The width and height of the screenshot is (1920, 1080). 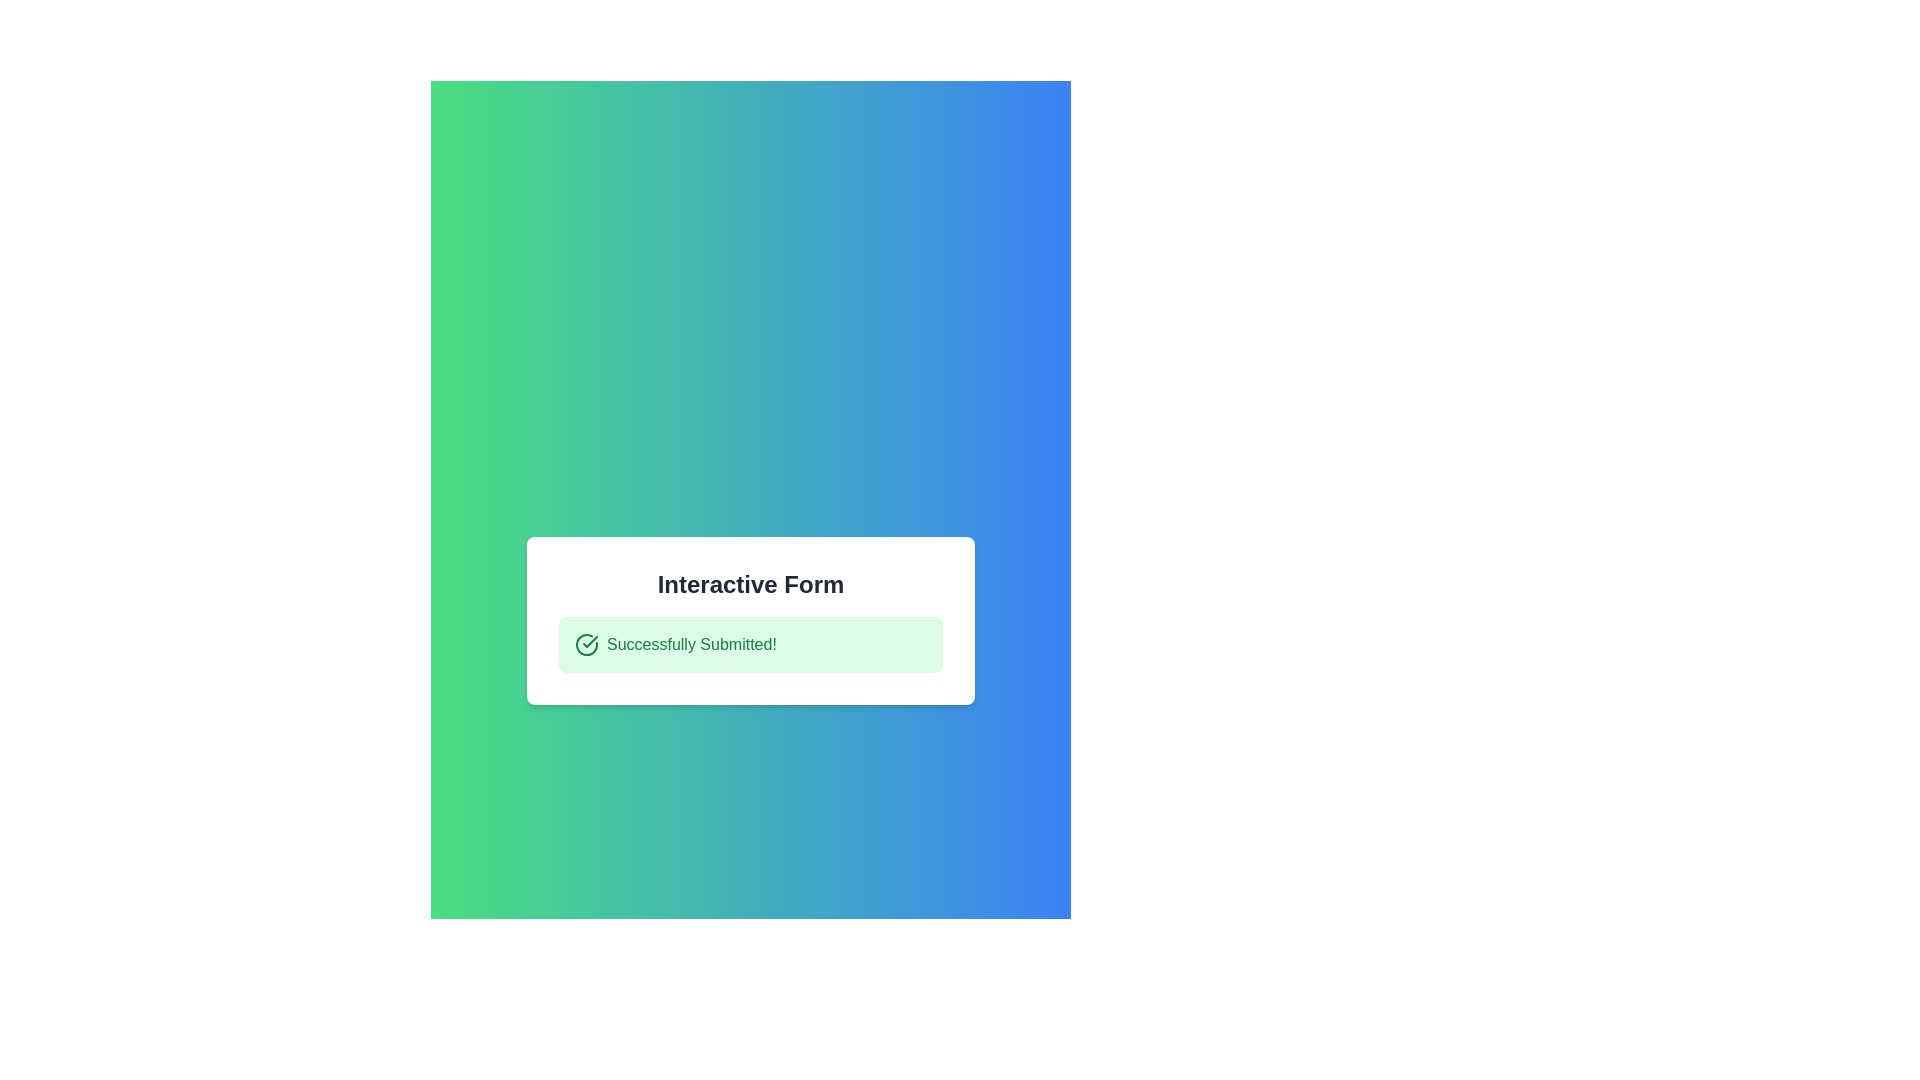 What do you see at coordinates (589, 641) in the screenshot?
I see `the SVG checkmark graphic located near the upper-left corner of the 'Interactive Form' box` at bounding box center [589, 641].